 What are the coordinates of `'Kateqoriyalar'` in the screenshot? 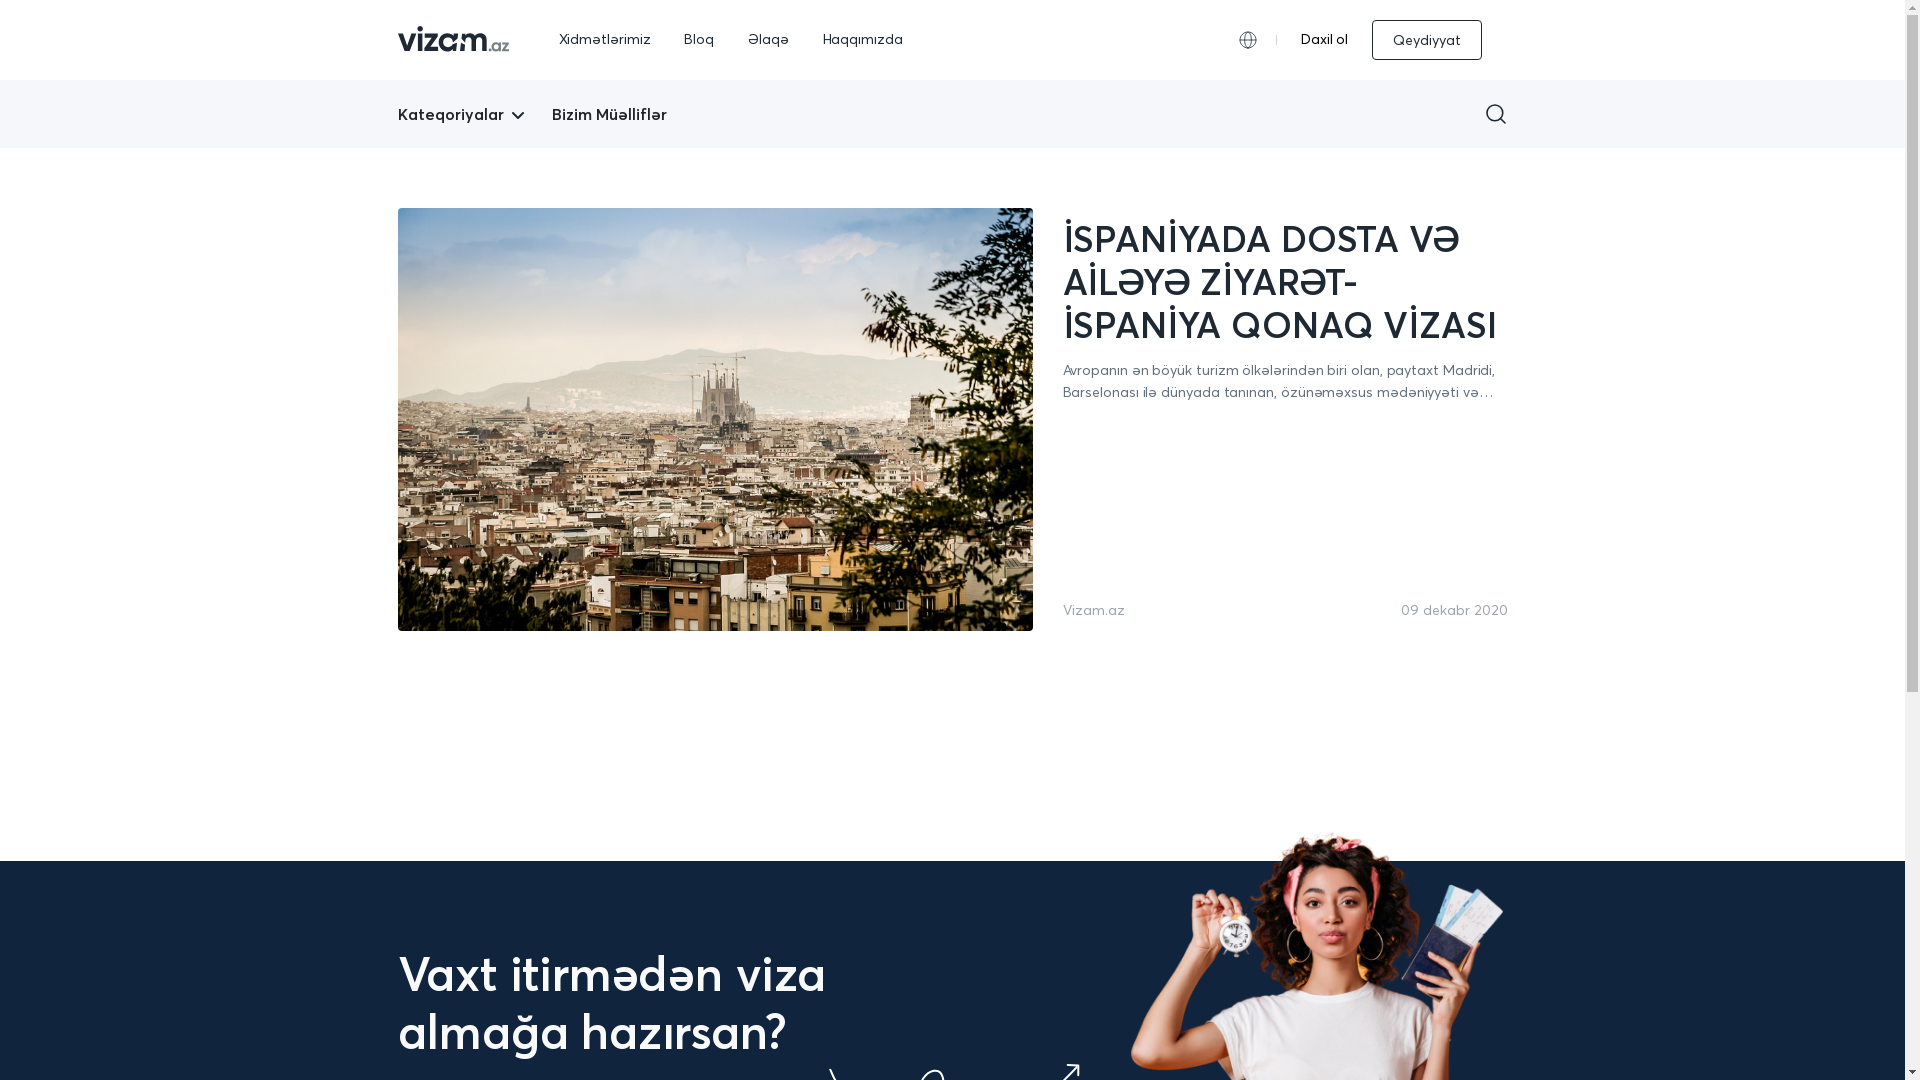 It's located at (398, 114).